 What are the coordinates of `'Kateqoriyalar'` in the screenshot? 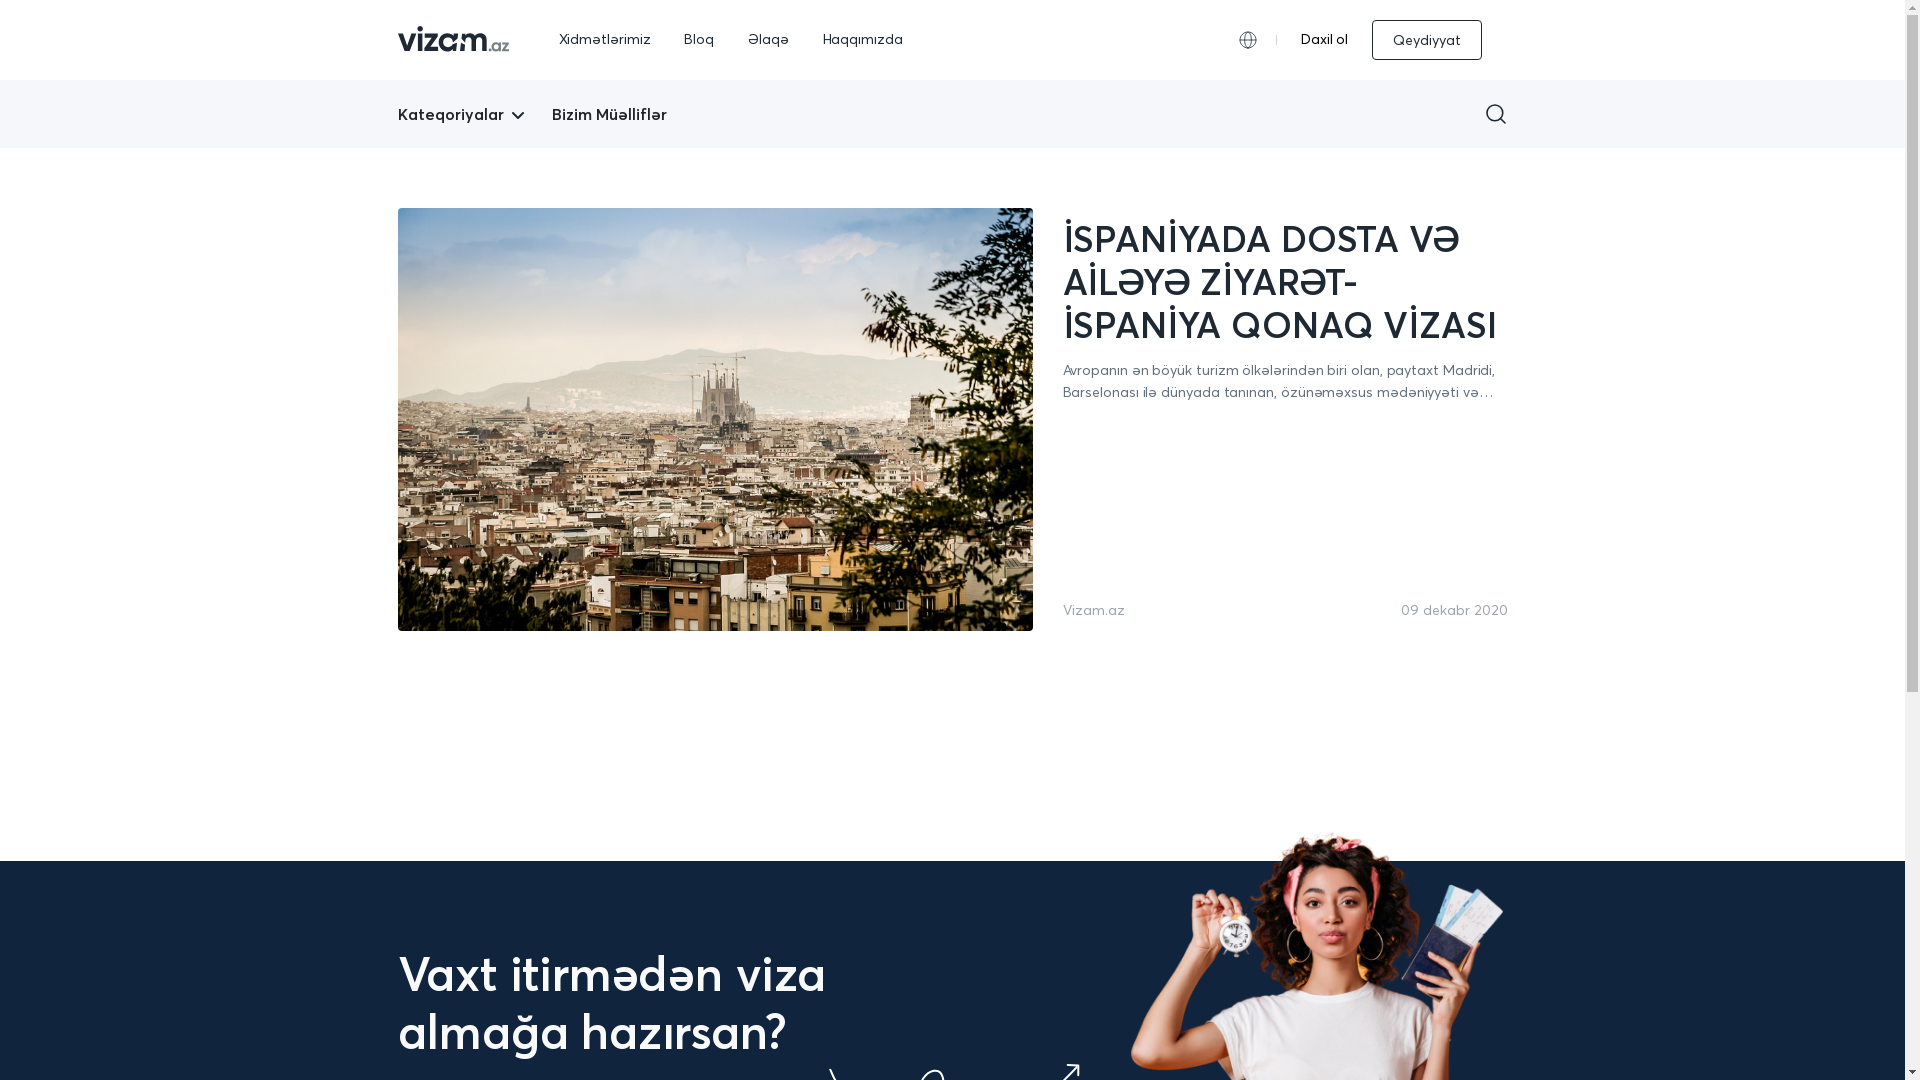 It's located at (398, 114).